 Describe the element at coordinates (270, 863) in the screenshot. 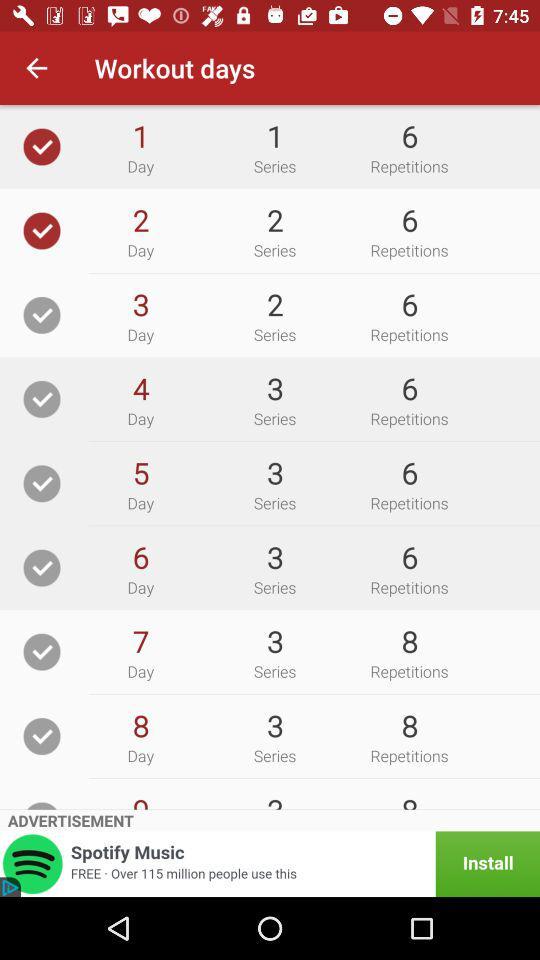

I see `learn more about this advertisement` at that location.